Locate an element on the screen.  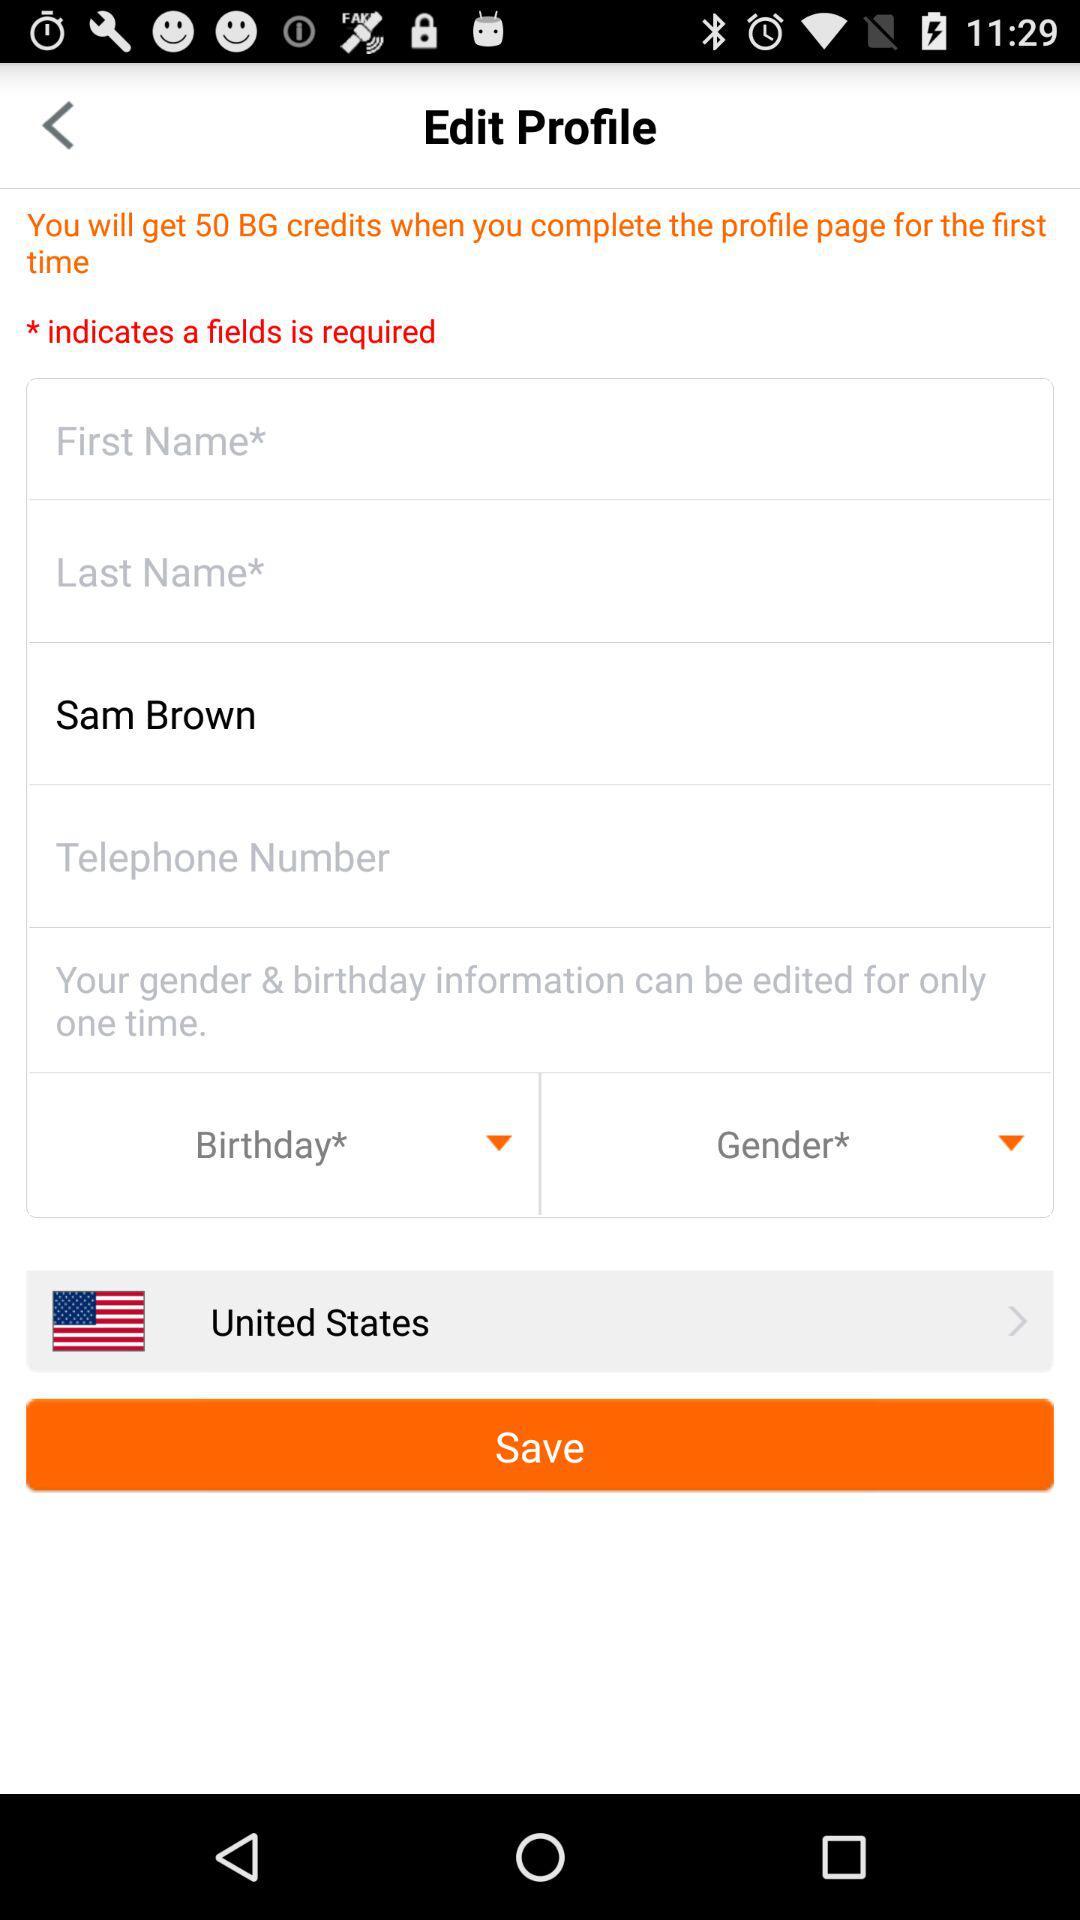
first name is located at coordinates (540, 439).